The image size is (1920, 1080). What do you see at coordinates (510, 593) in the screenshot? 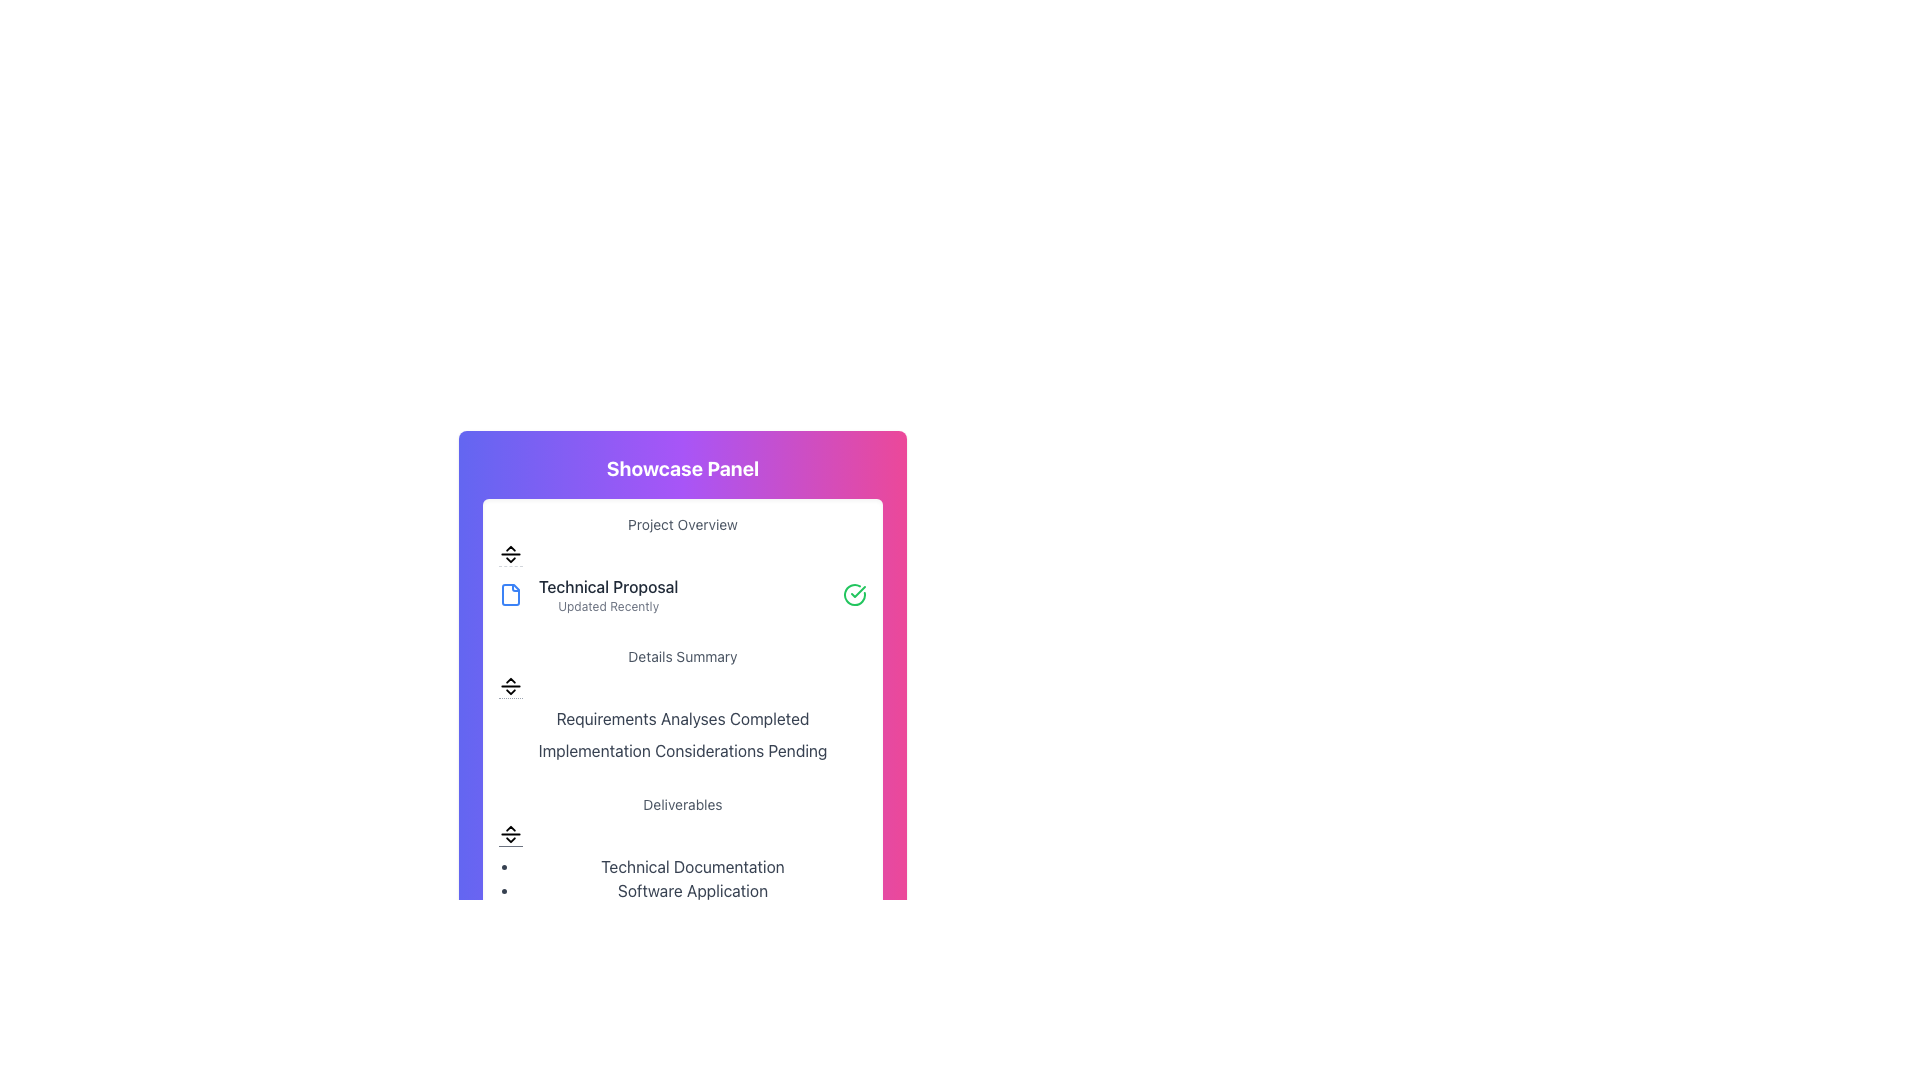
I see `the file icon located at the leftmost position in the row labeled 'Technical Proposal Updated Recently.'` at bounding box center [510, 593].